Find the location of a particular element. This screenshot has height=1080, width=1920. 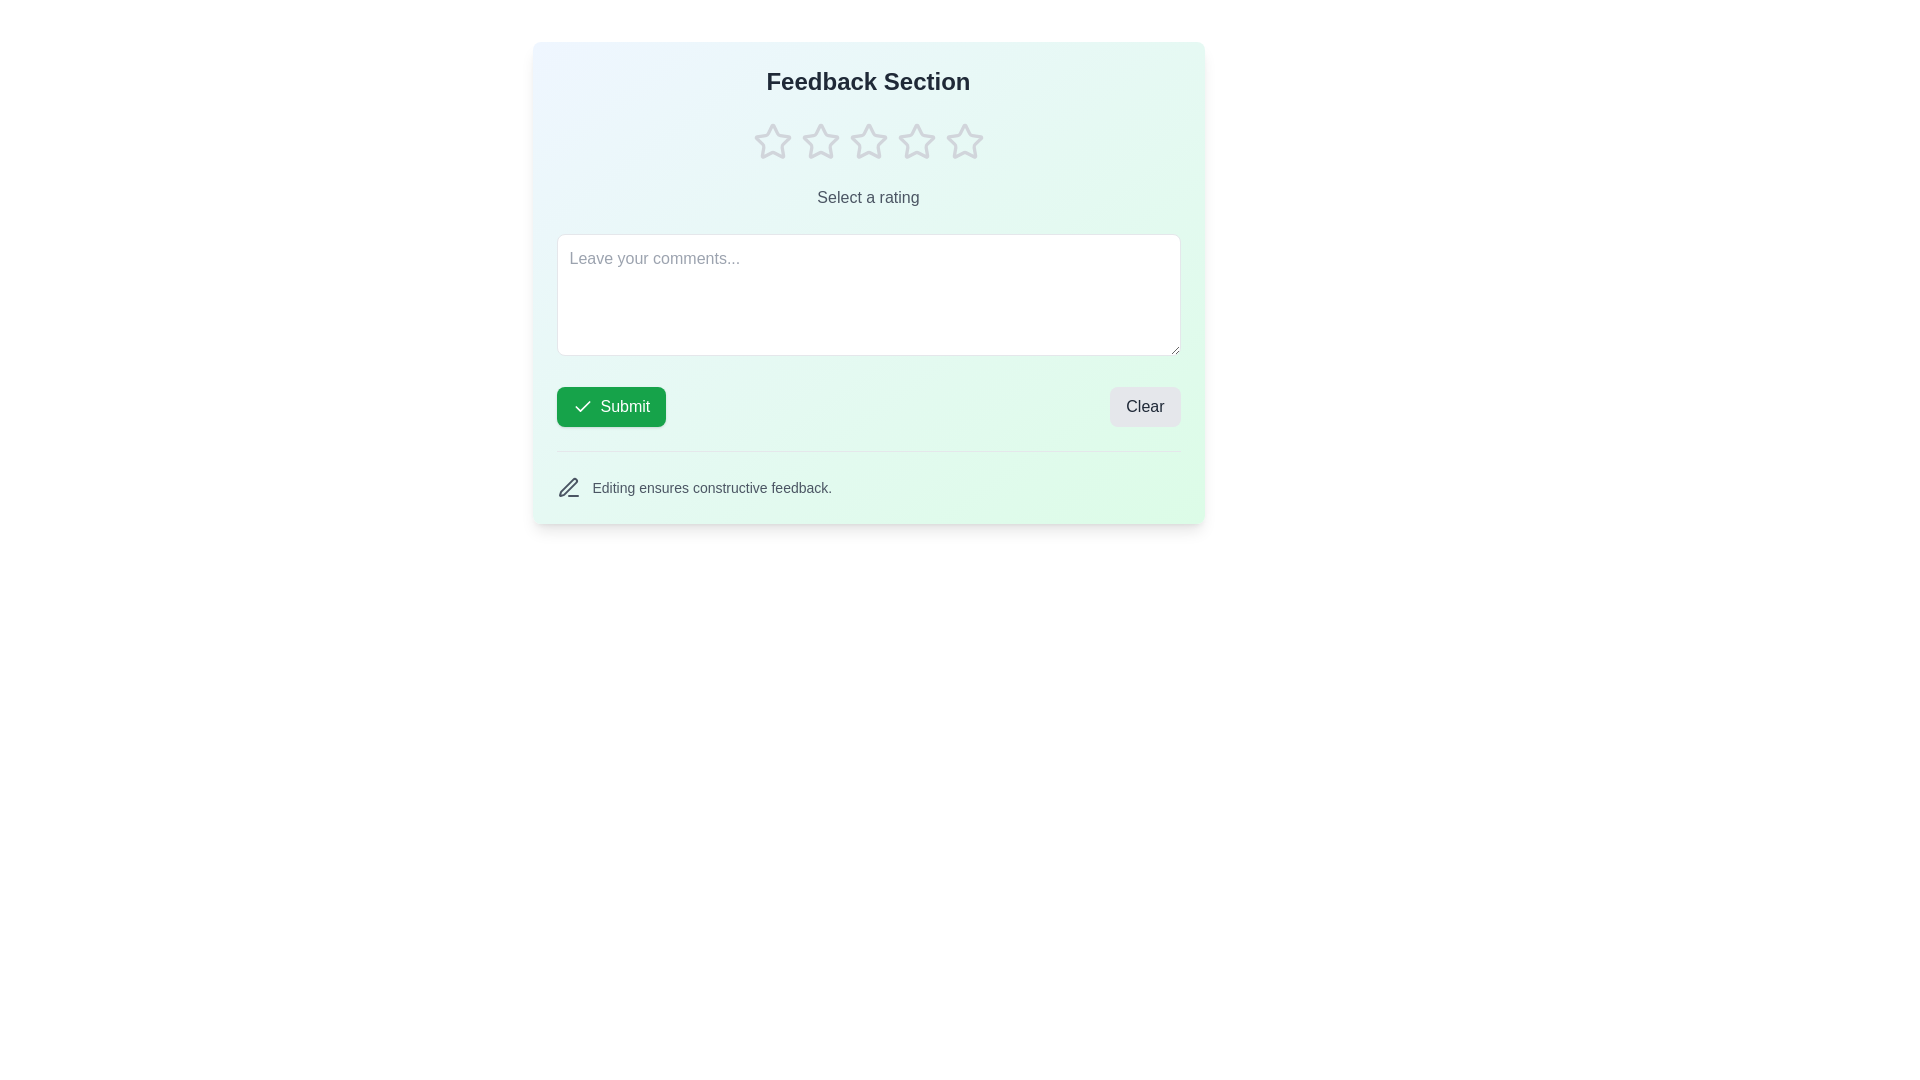

the 'Submit' button which contains a small checkmark icon styled with a rounded stroke, located at the bottom left of the feedback form is located at coordinates (581, 405).